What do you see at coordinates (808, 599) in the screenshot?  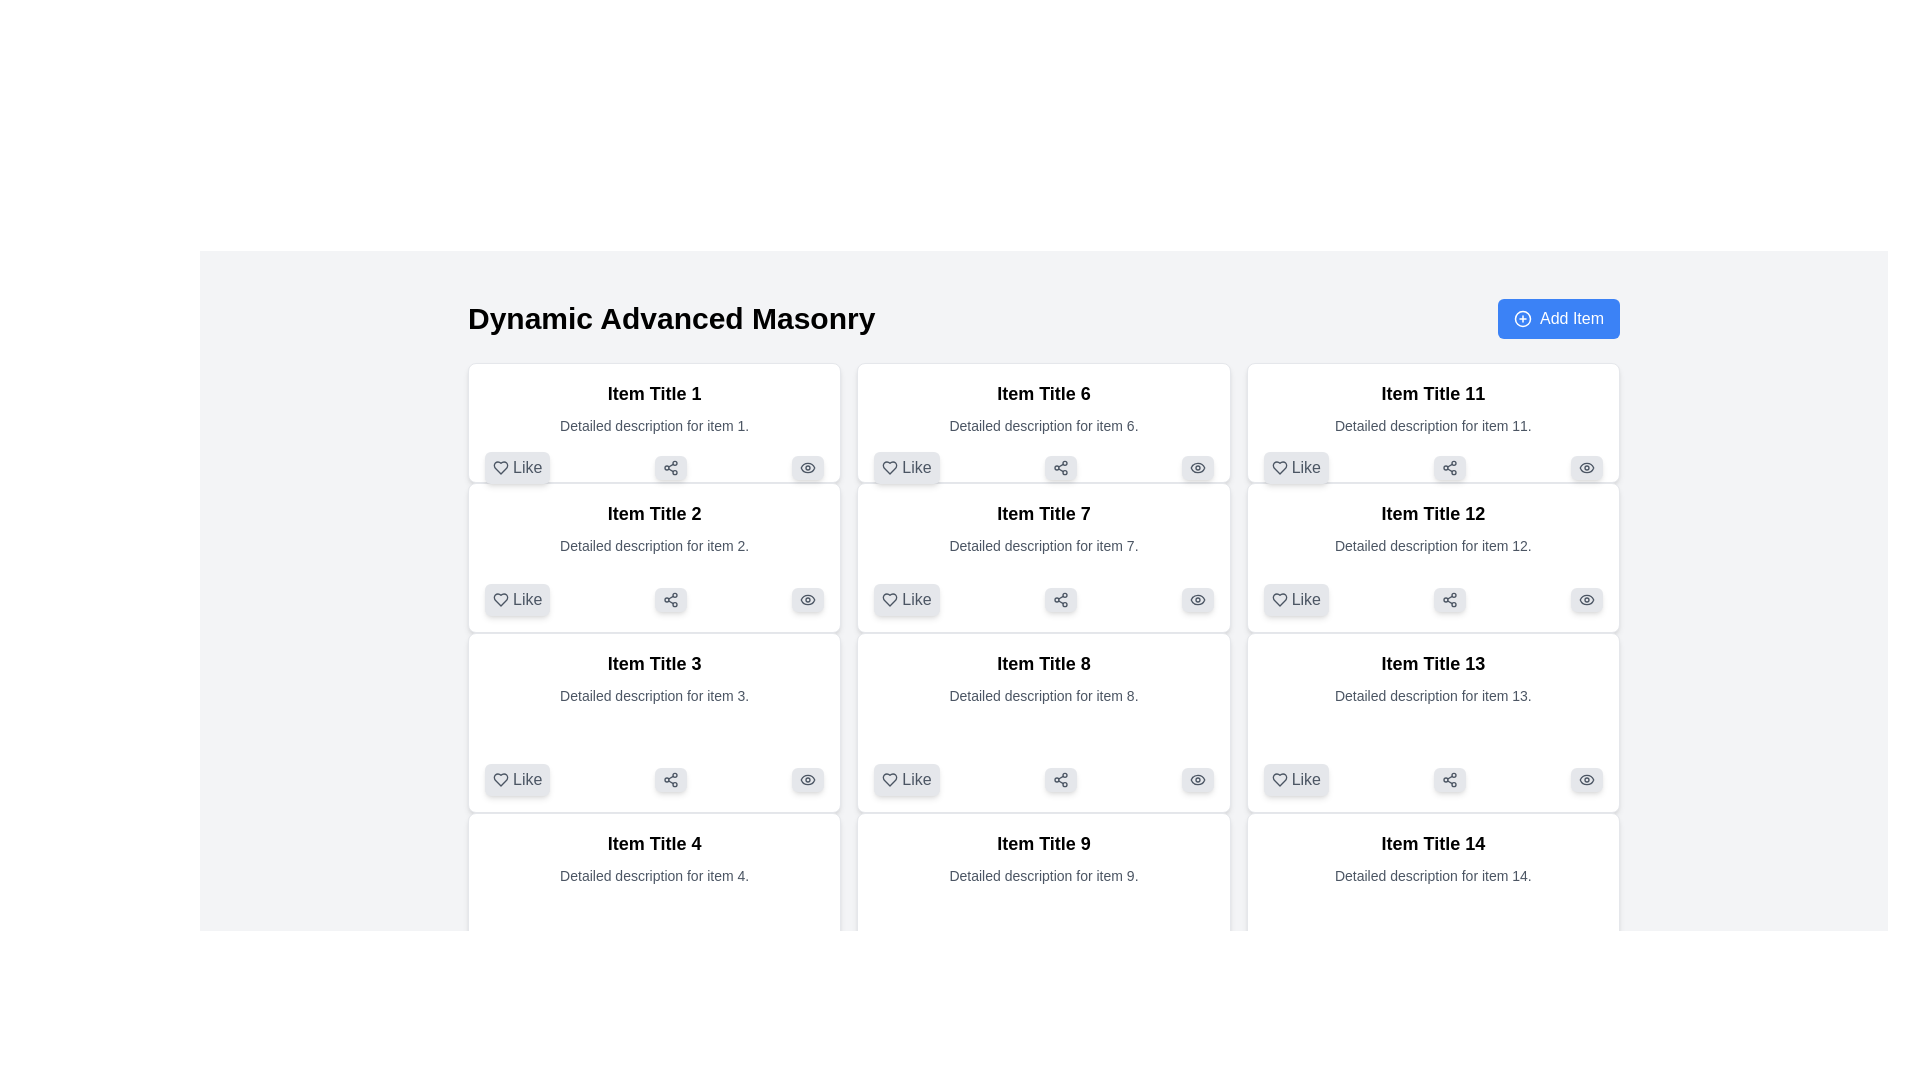 I see `the SVG graphic icon representing the visibility toggle located at the bottom-right corner of the card labeled 'Item Title 2' in the second column of the interface grid` at bounding box center [808, 599].